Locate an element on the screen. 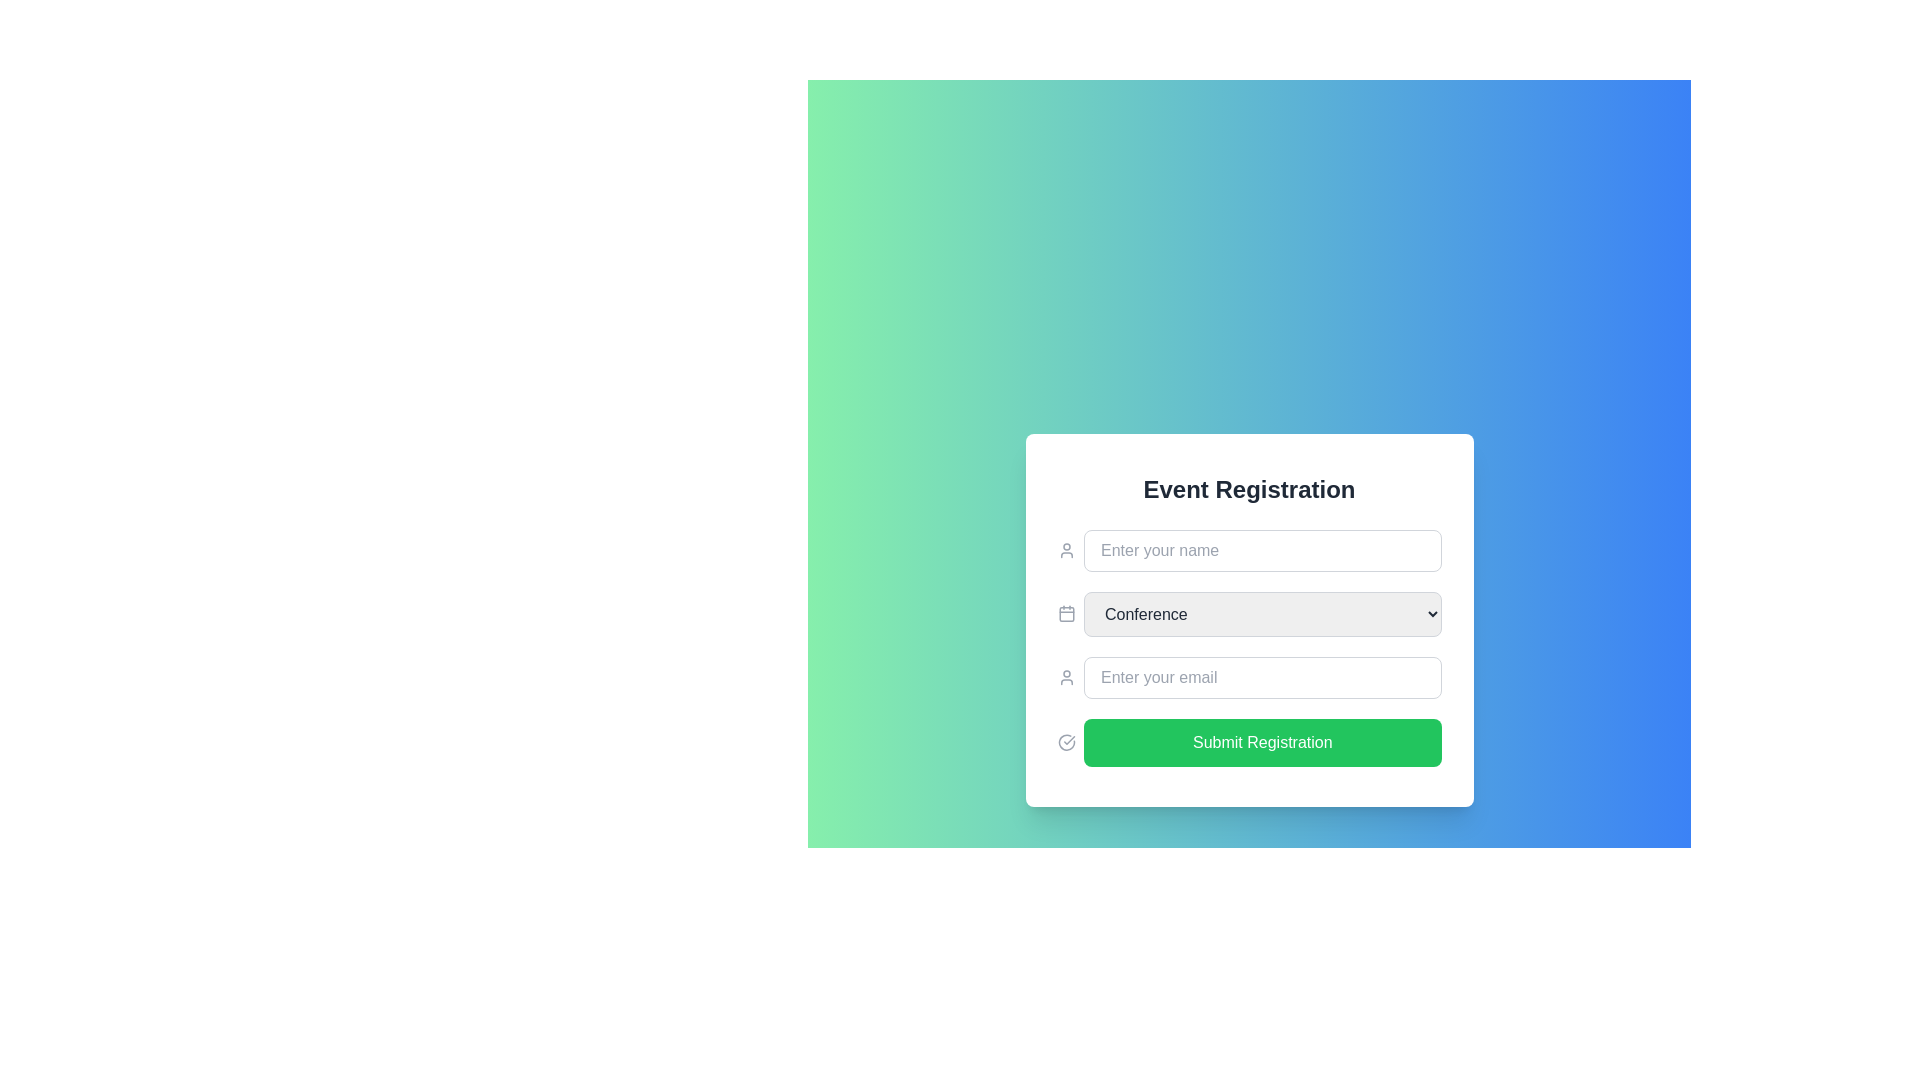  the 'Submit Registration' button is located at coordinates (1261, 742).